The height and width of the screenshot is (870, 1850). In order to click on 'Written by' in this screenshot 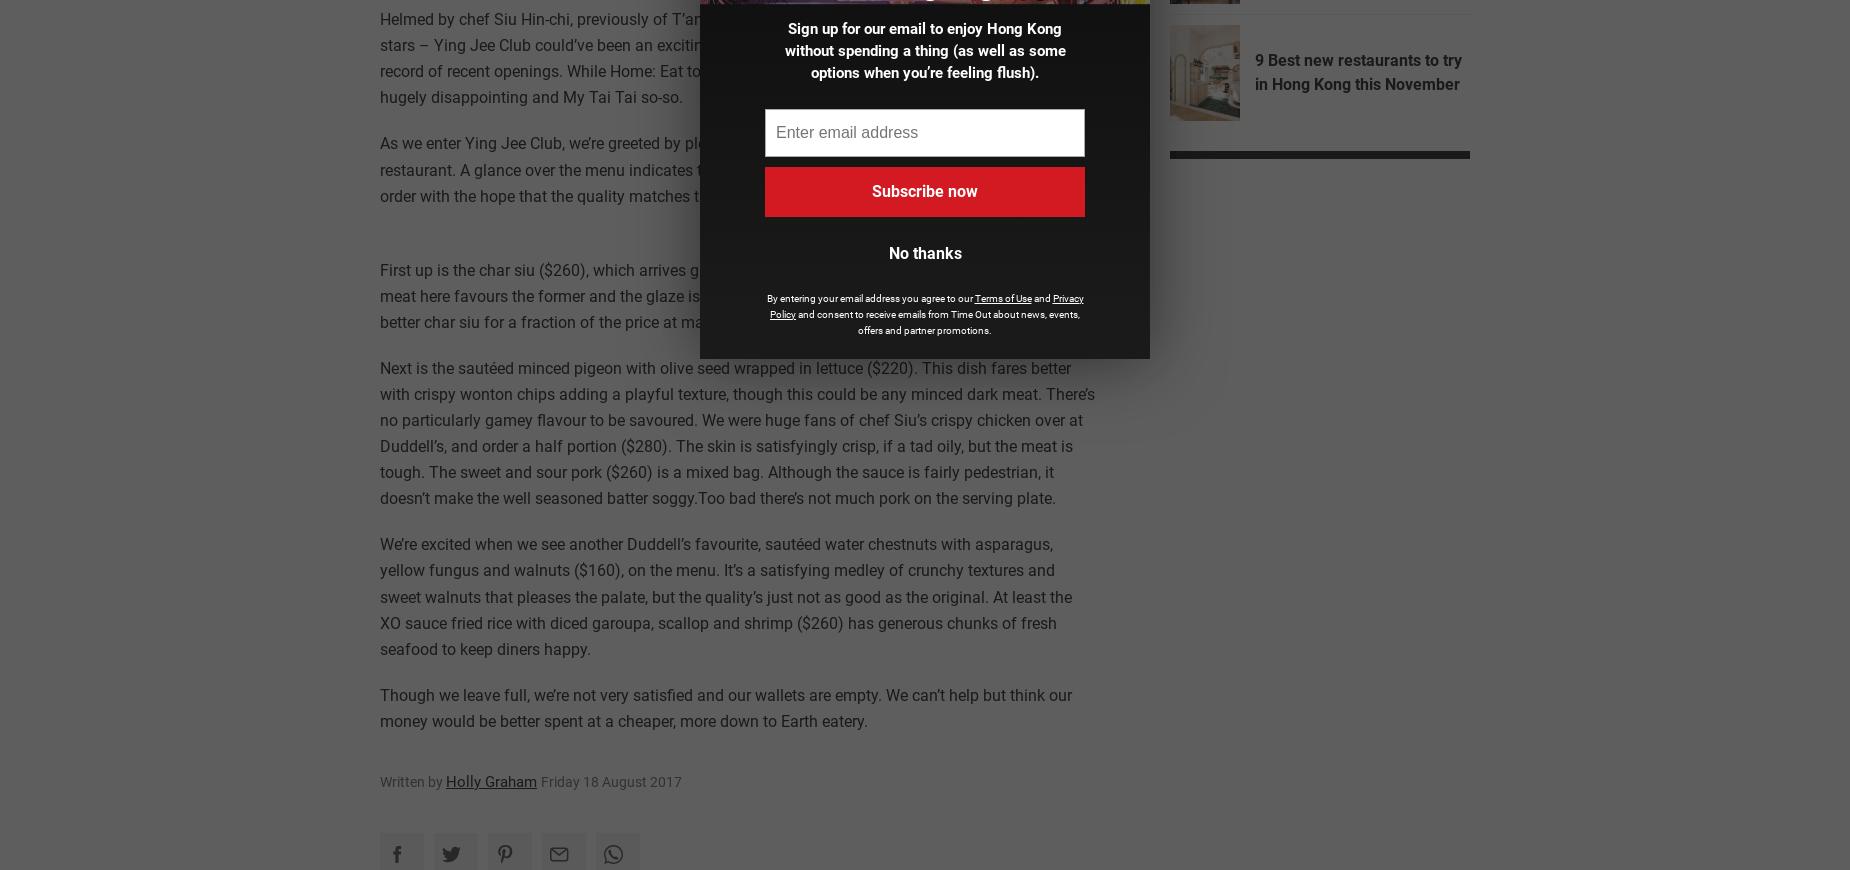, I will do `click(378, 780)`.